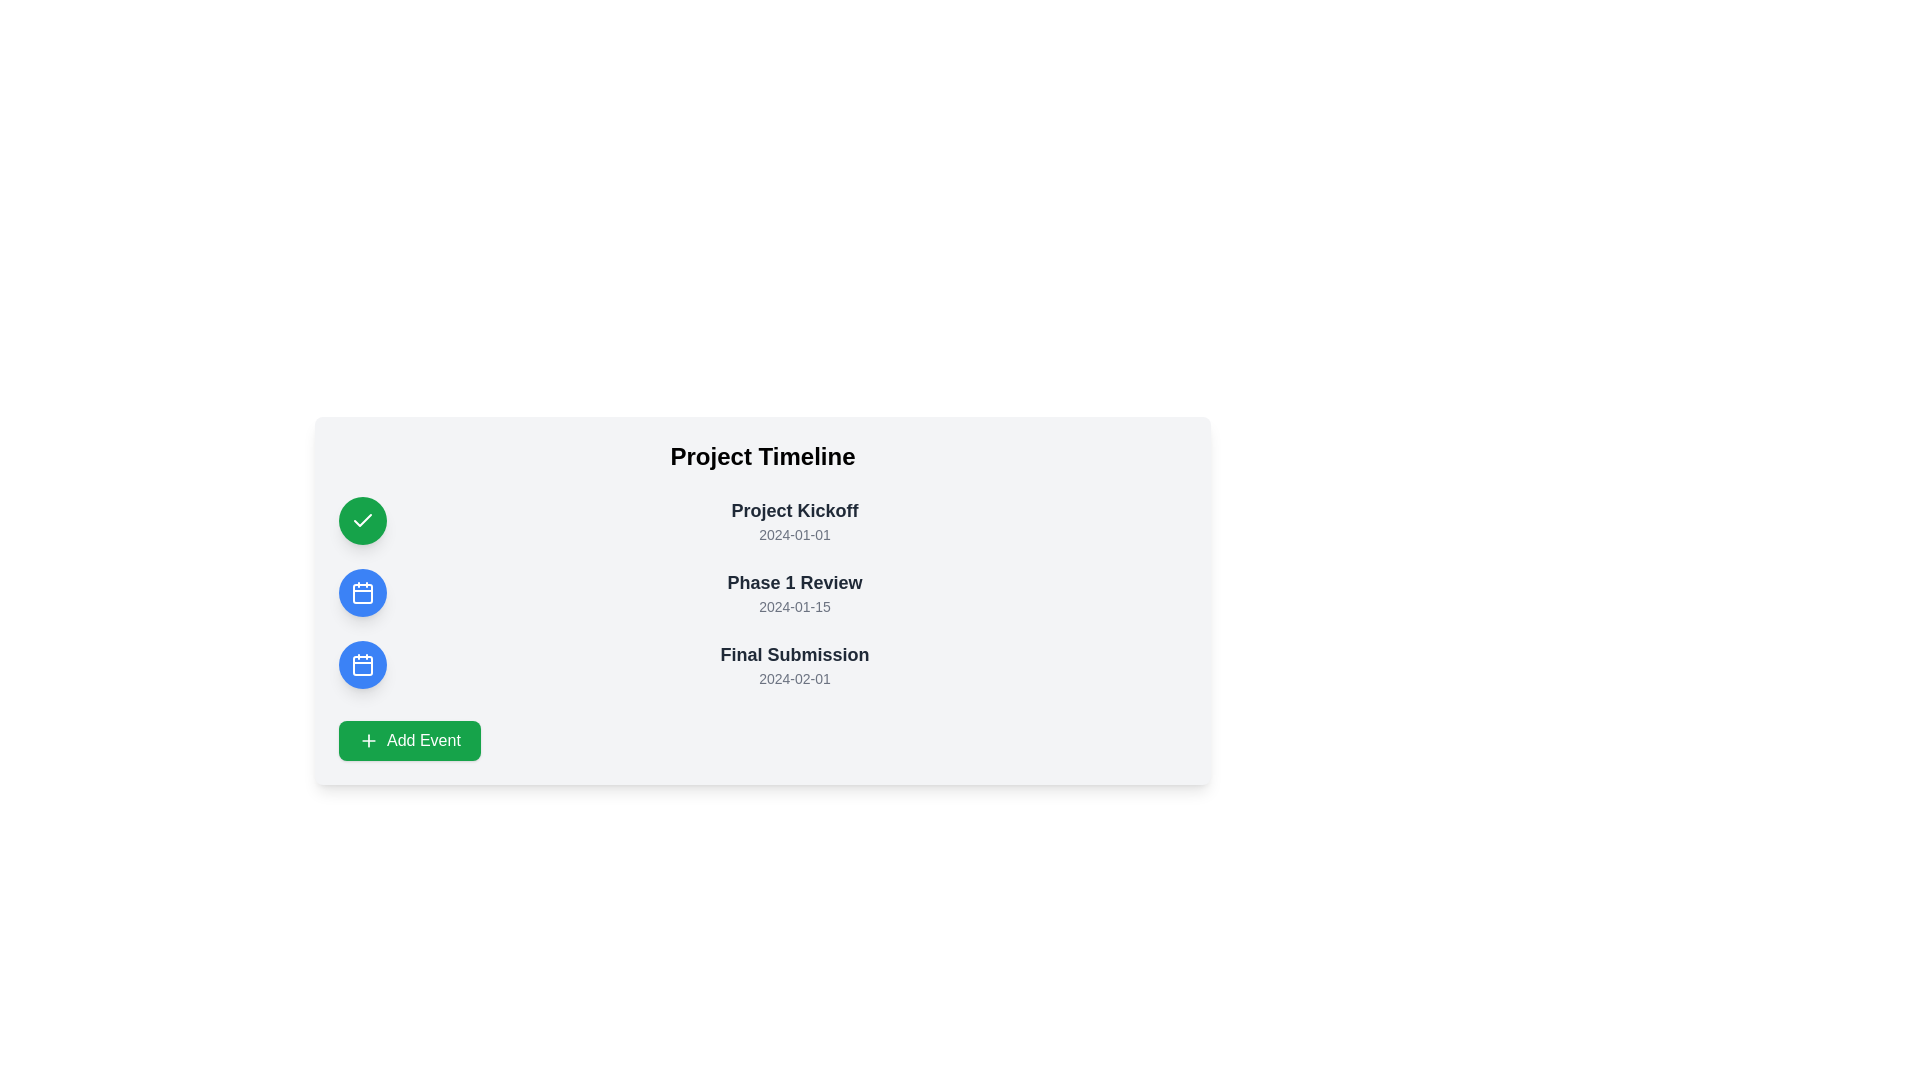 The image size is (1920, 1080). Describe the element at coordinates (794, 519) in the screenshot. I see `the Text block that provides information about a specific event in the project timeline, including its title and date, located in the main content area under the 'Project Timeline' section` at that location.